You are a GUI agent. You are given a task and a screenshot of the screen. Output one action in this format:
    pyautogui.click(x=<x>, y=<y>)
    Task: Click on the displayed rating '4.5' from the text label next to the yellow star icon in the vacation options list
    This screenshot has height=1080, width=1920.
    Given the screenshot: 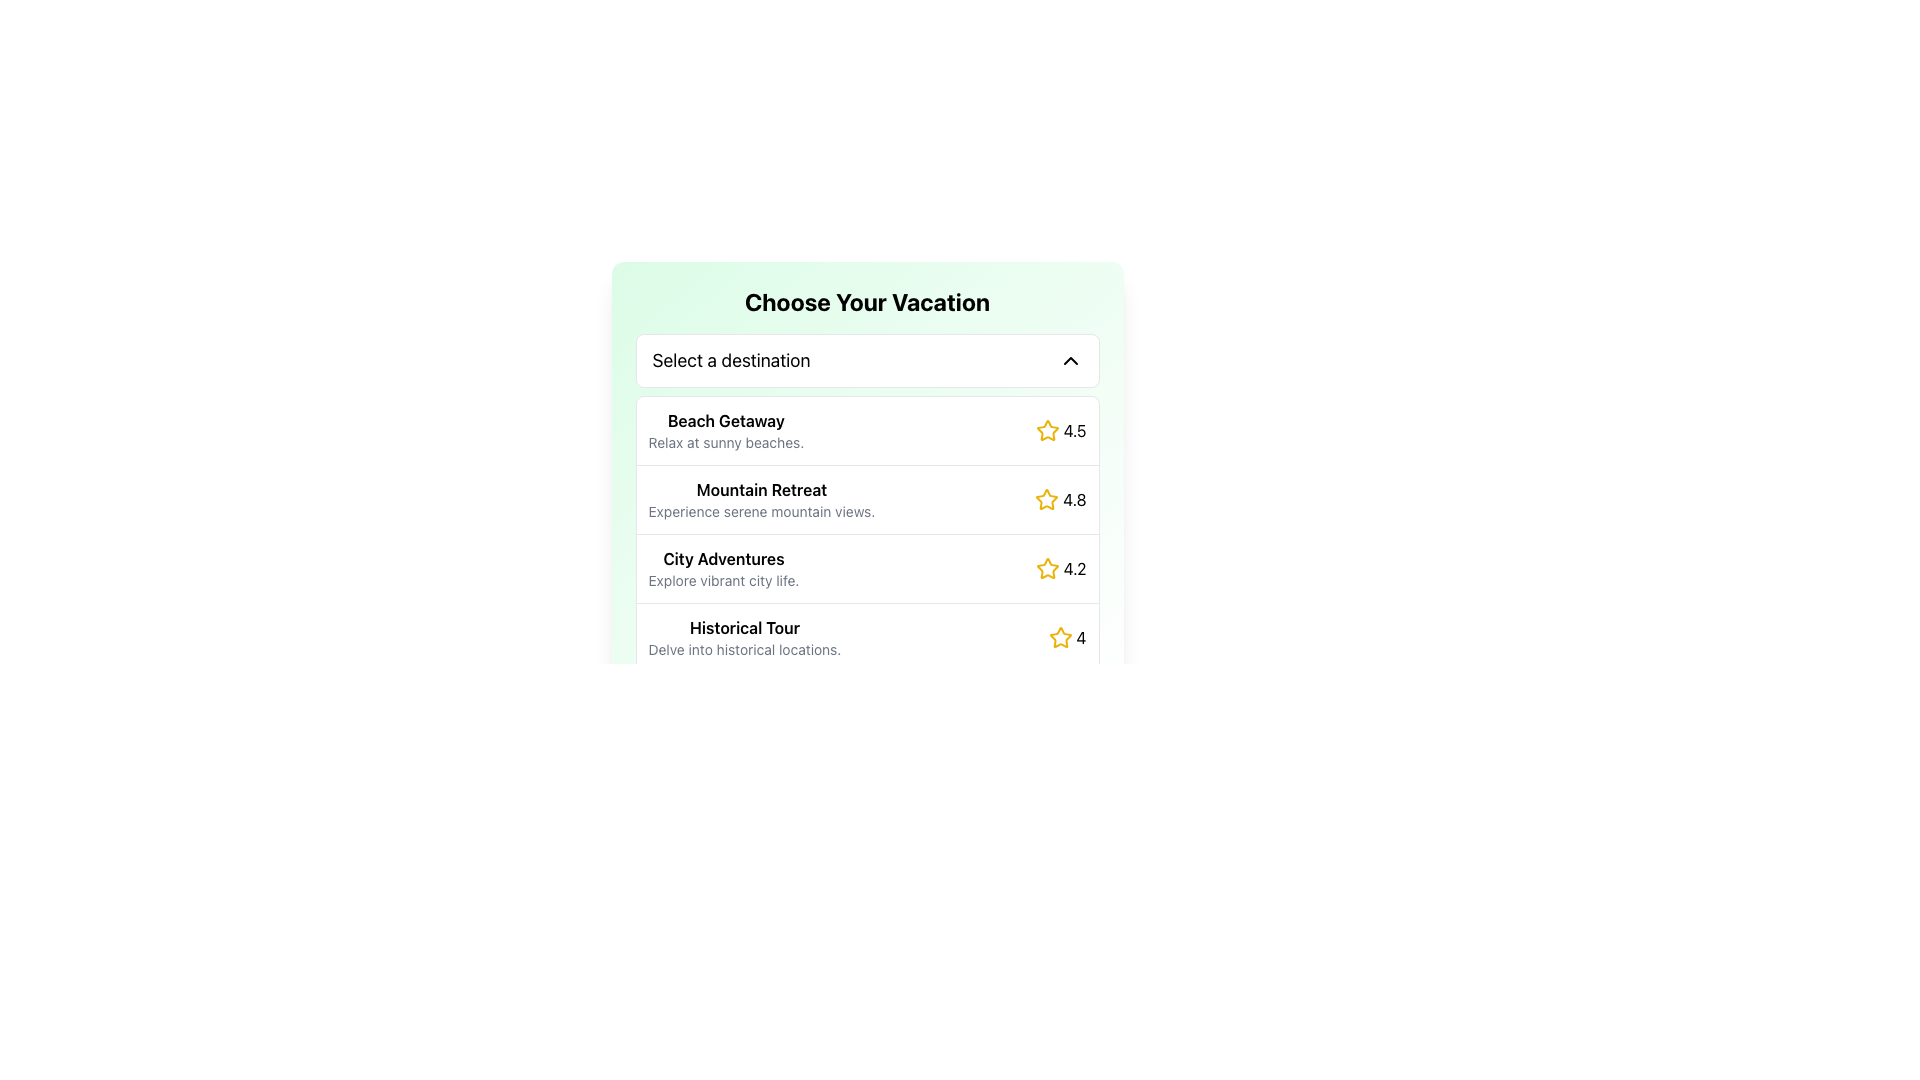 What is the action you would take?
    pyautogui.click(x=1074, y=430)
    